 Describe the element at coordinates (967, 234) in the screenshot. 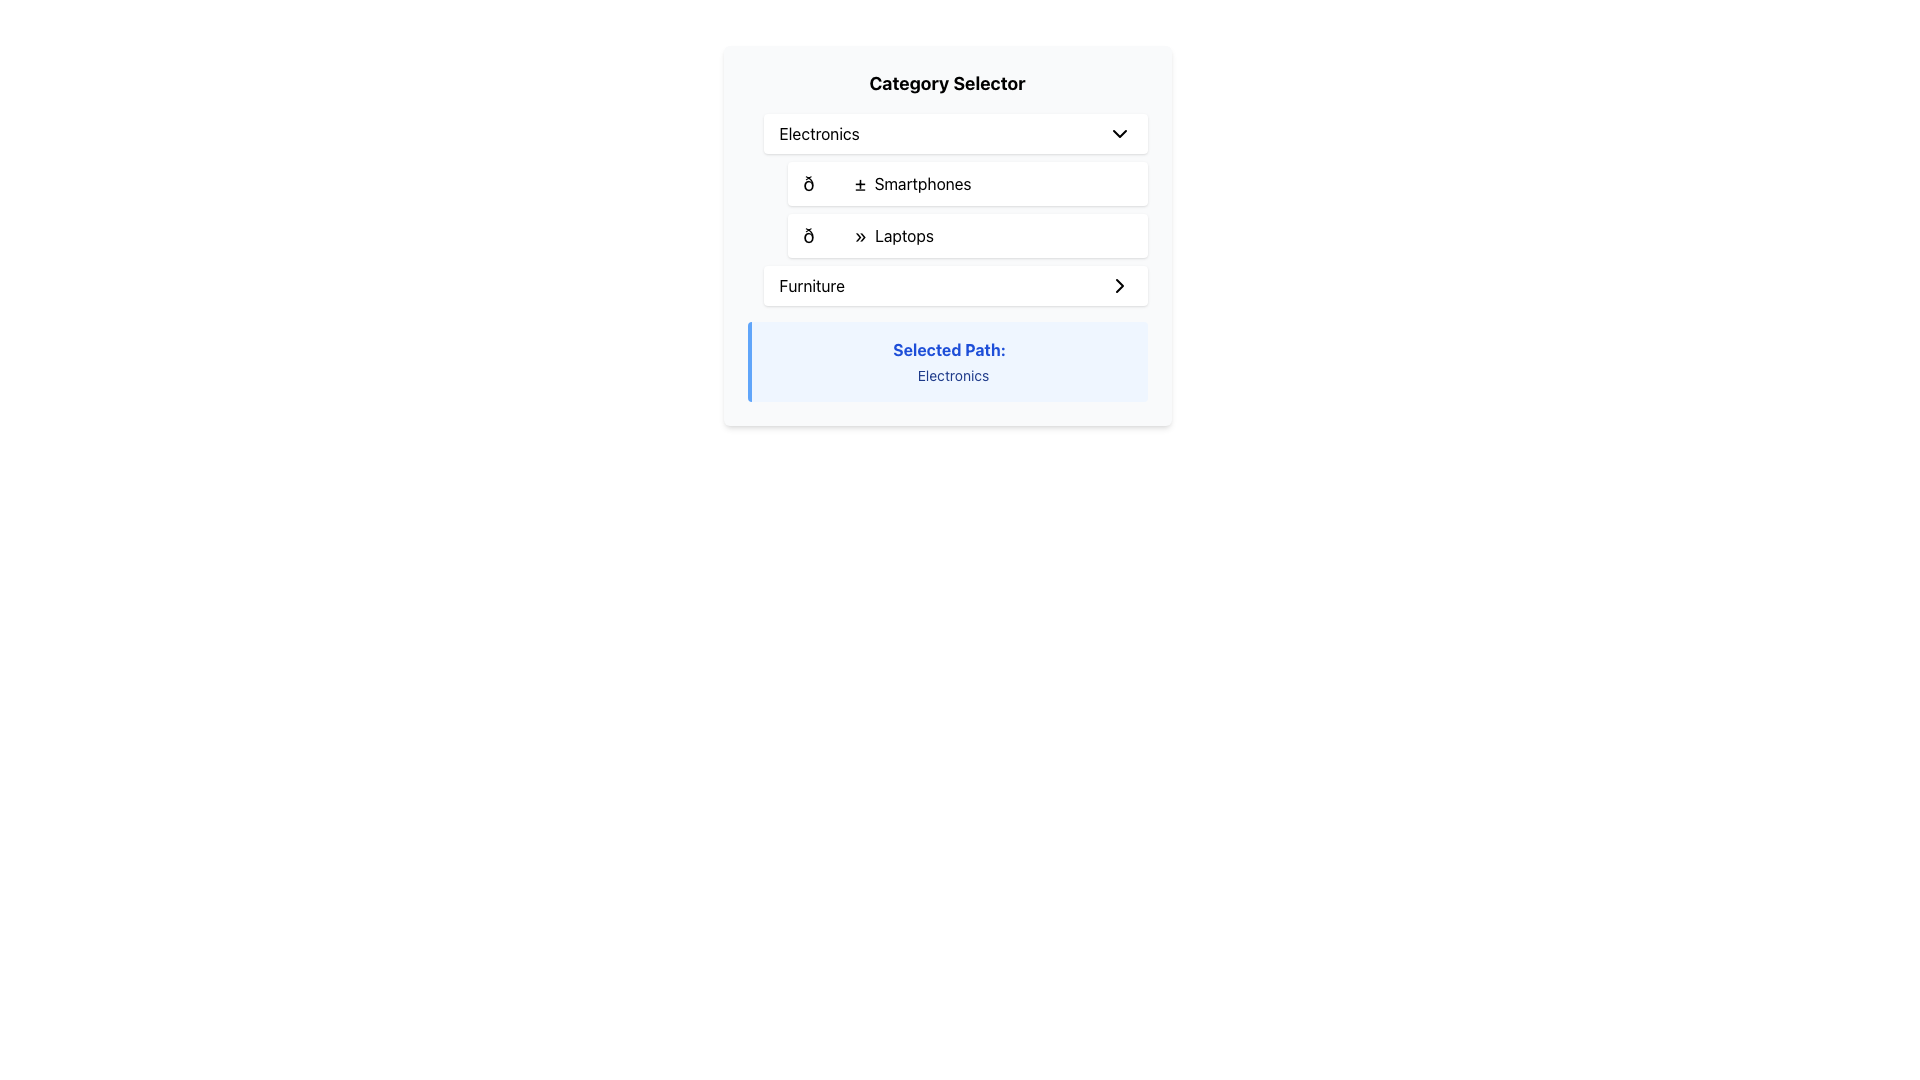

I see `the 'Laptops' category option in the 'Category Selector' menu` at that location.